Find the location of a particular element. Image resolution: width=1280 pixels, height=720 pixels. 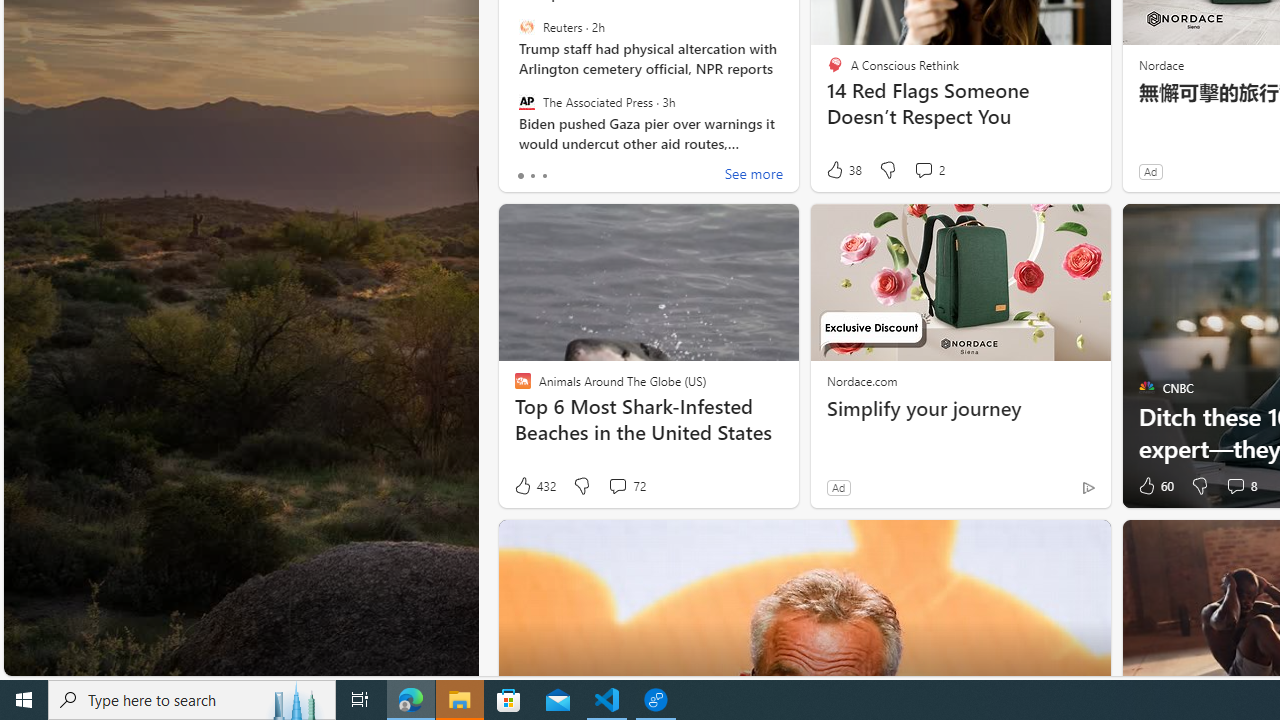

'View comments 72 Comment' is located at coordinates (616, 486).